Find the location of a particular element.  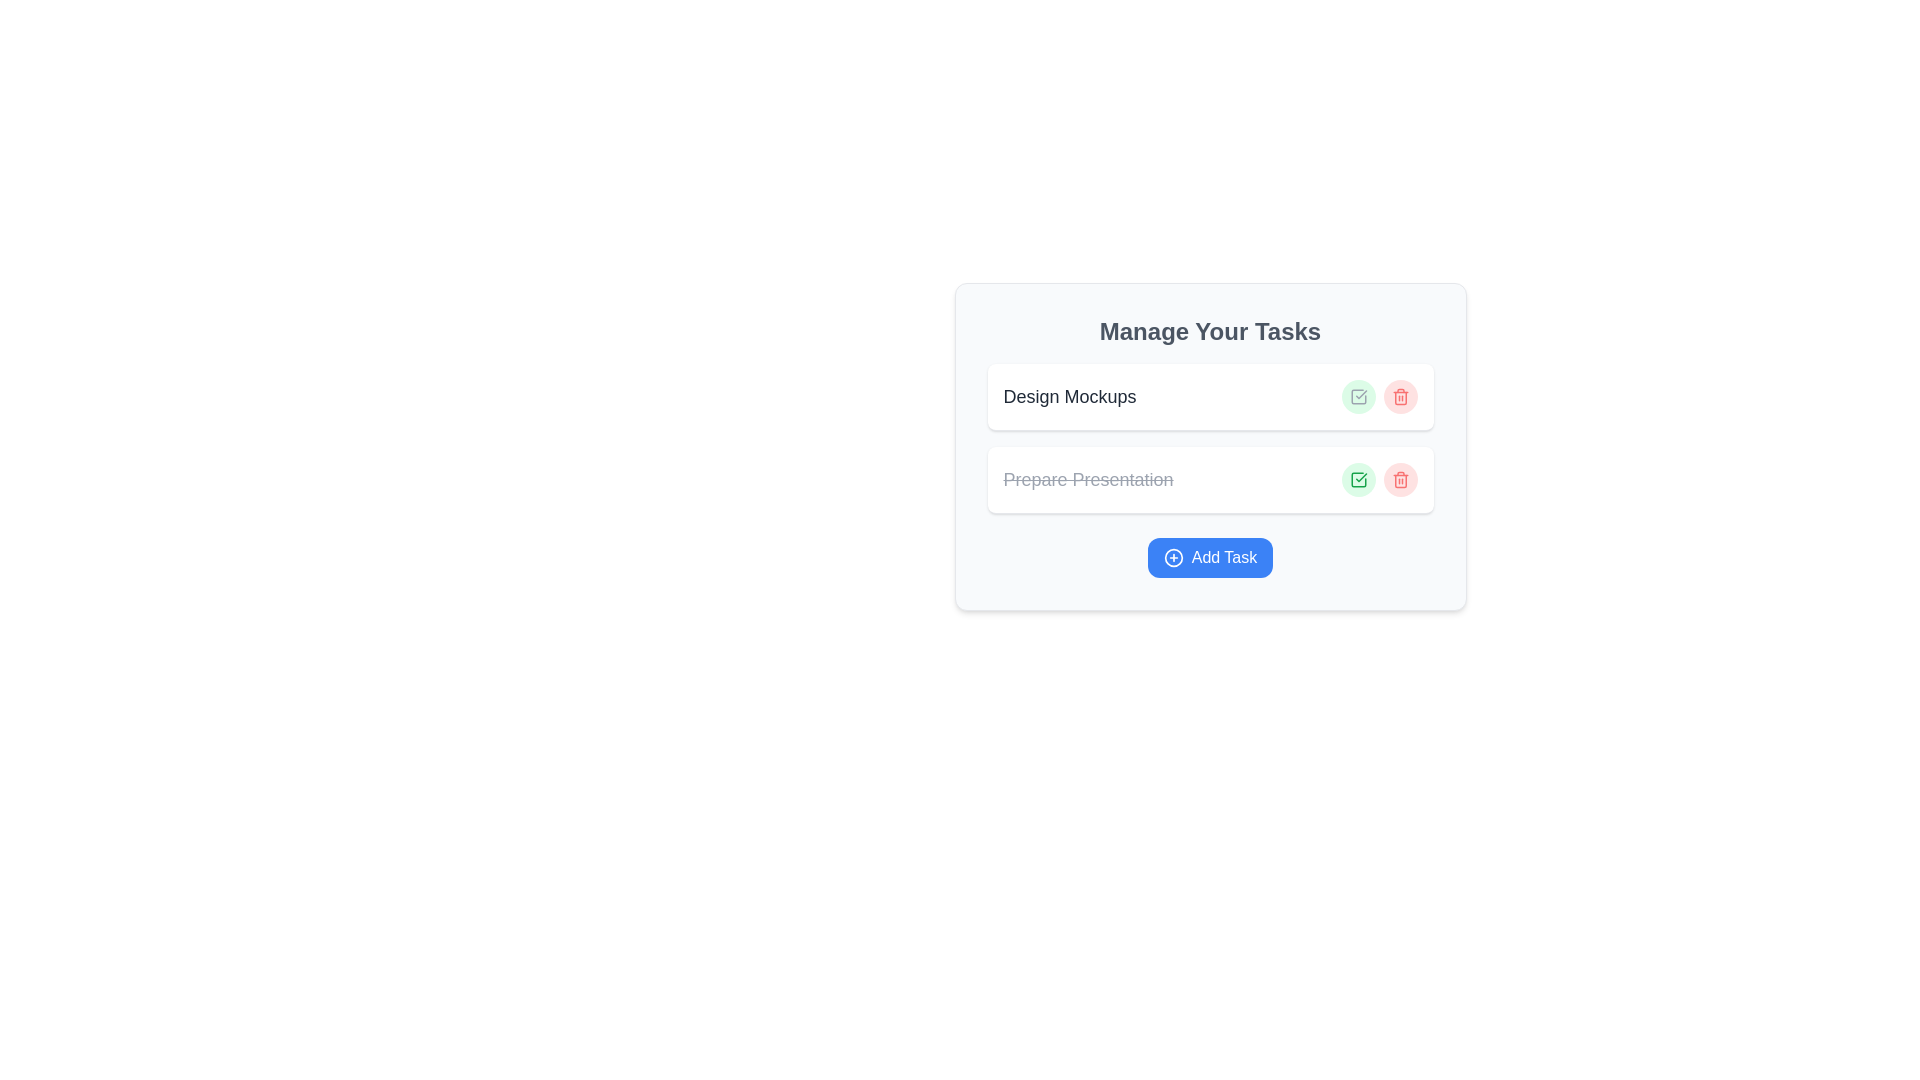

the text label in the task list, which is located in the first row next to a green checkmark and a red trash can icon is located at coordinates (1069, 397).